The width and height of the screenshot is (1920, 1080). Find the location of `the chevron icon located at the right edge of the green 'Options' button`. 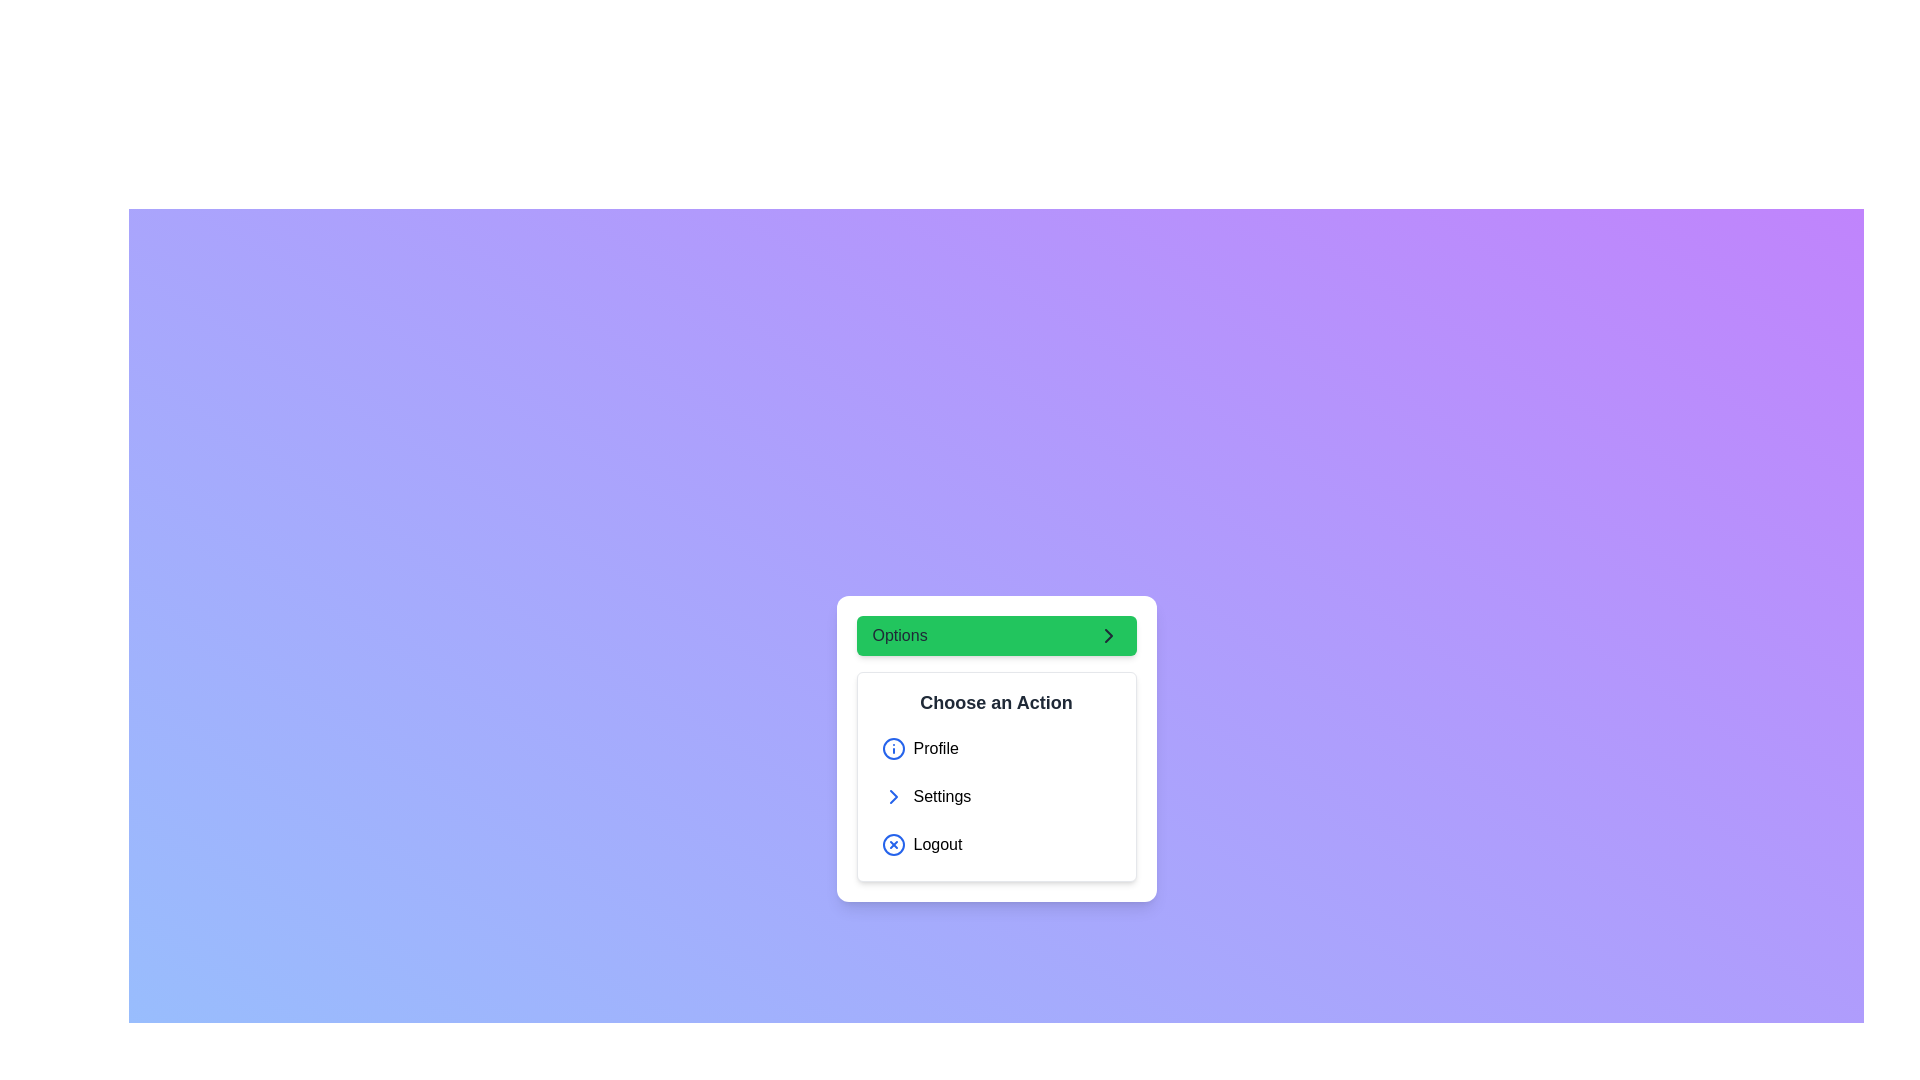

the chevron icon located at the right edge of the green 'Options' button is located at coordinates (1107, 636).